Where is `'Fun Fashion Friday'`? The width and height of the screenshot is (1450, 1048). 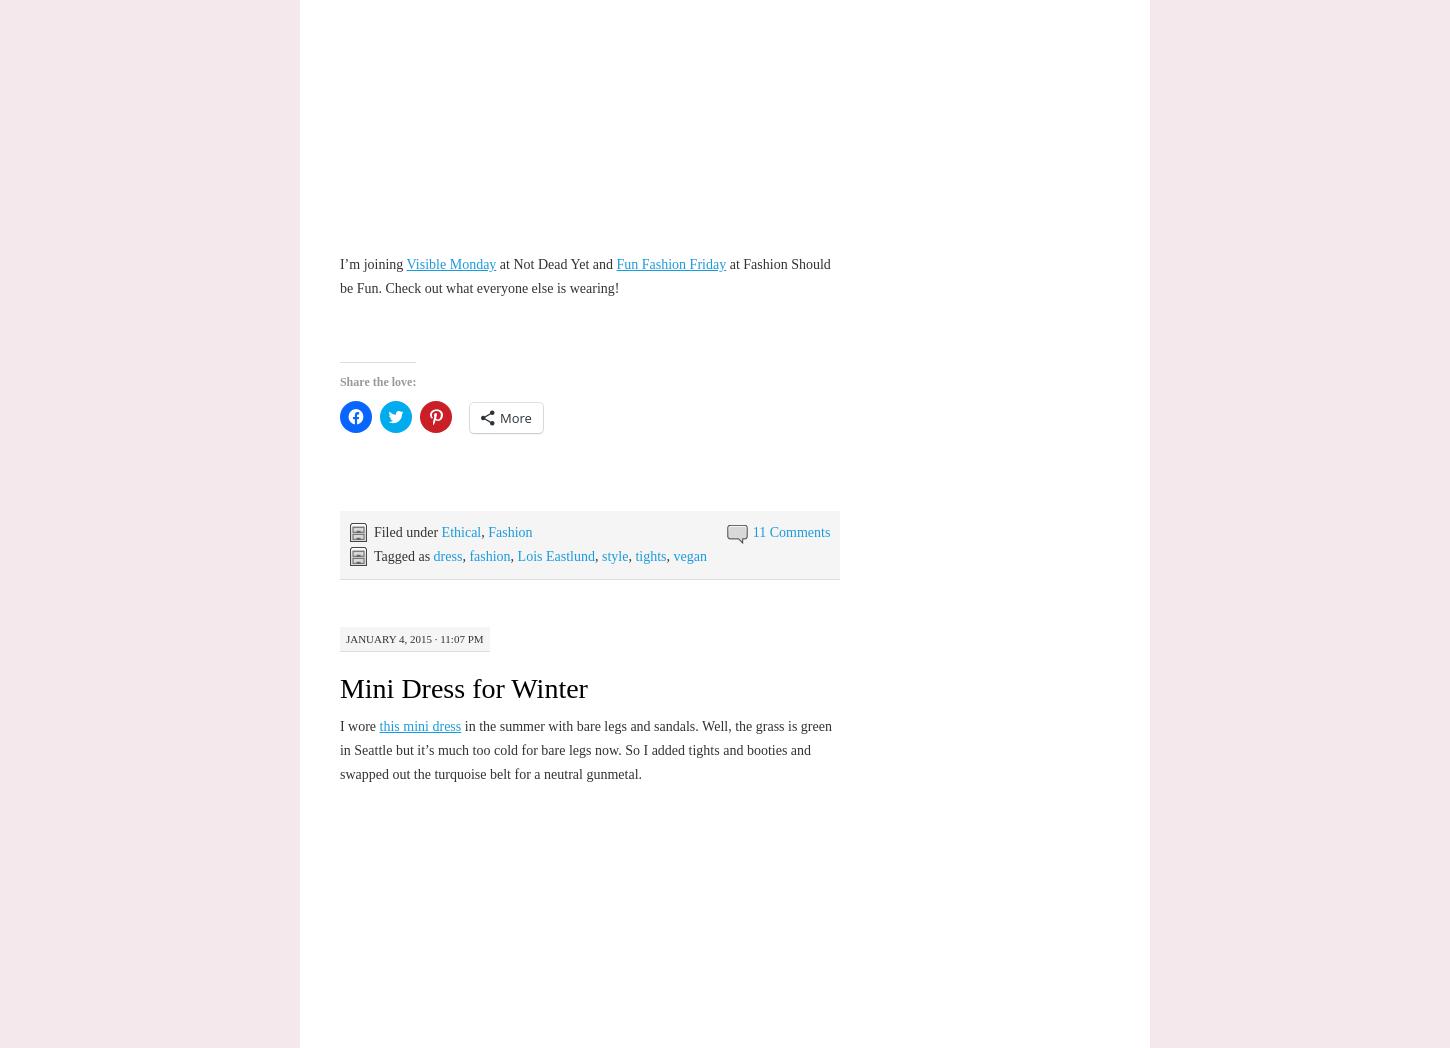 'Fun Fashion Friday' is located at coordinates (670, 263).